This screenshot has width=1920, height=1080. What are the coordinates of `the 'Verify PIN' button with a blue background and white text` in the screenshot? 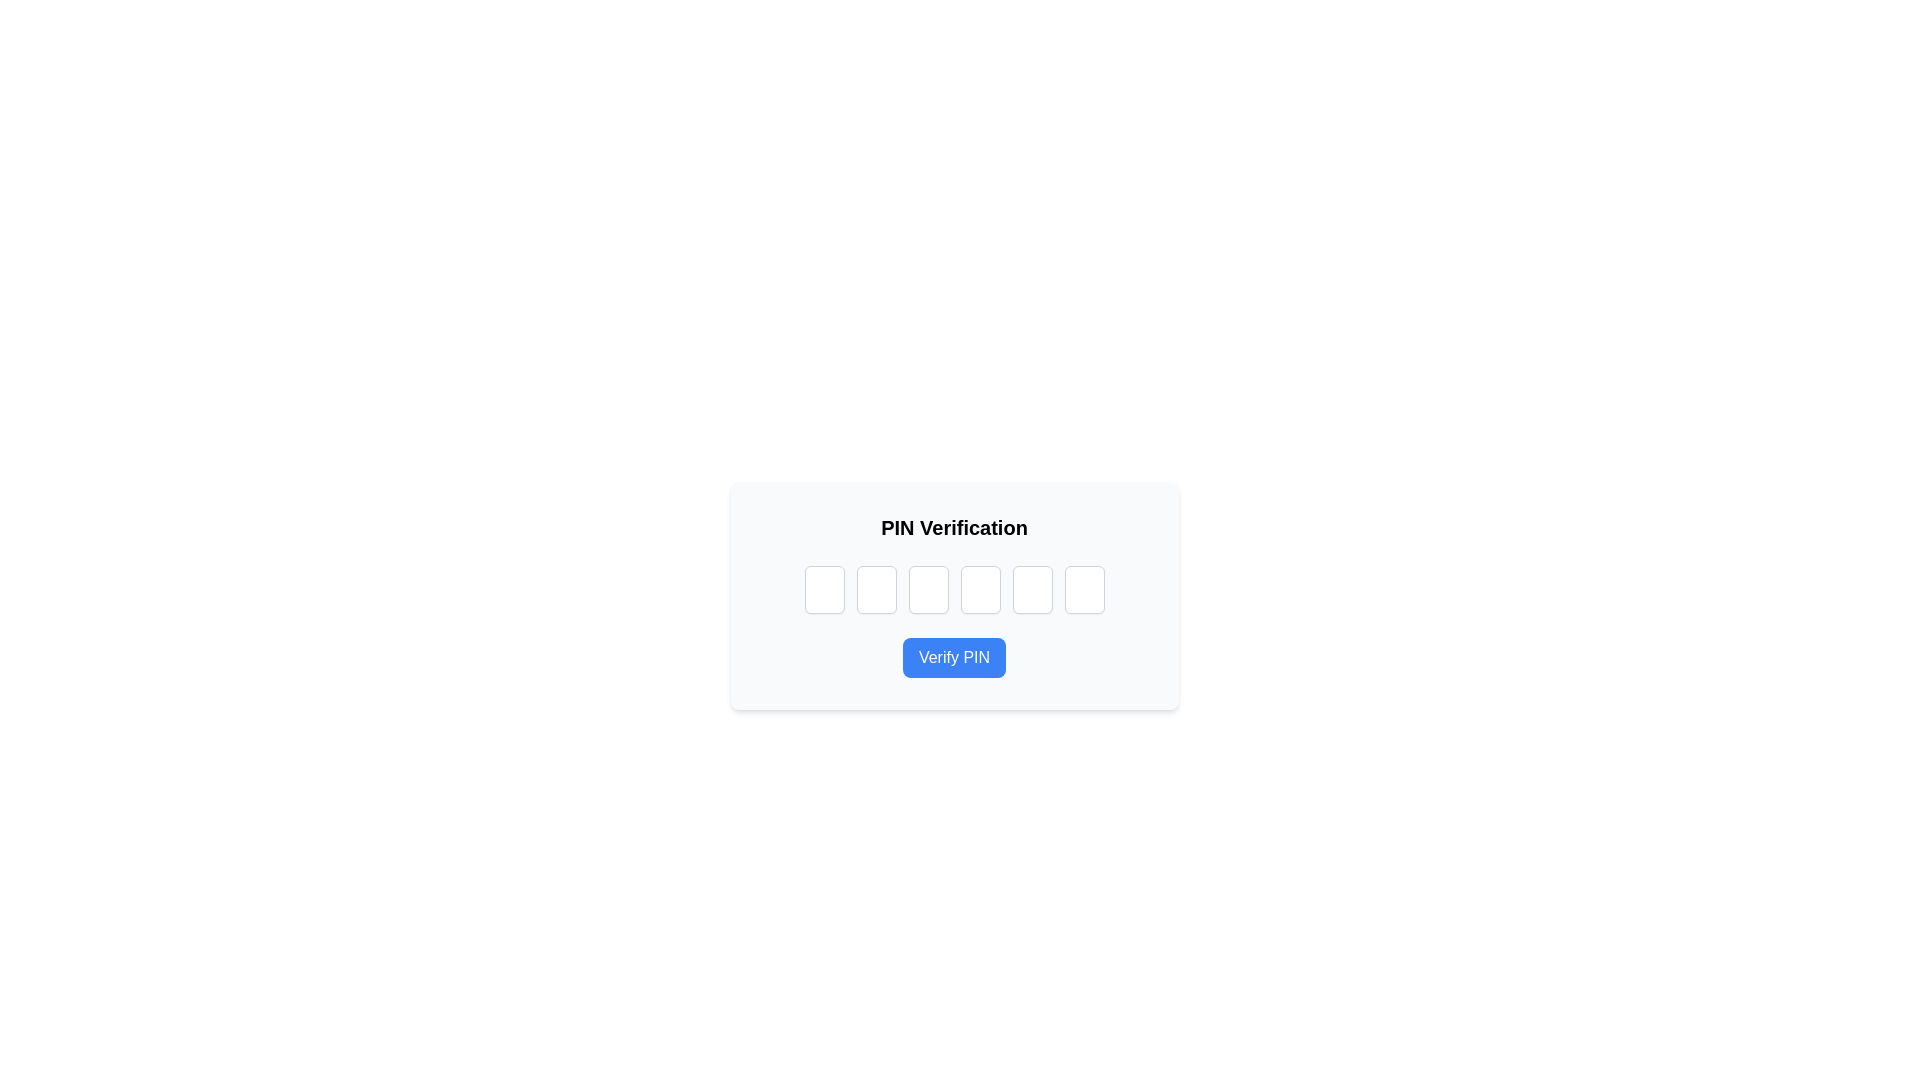 It's located at (953, 658).